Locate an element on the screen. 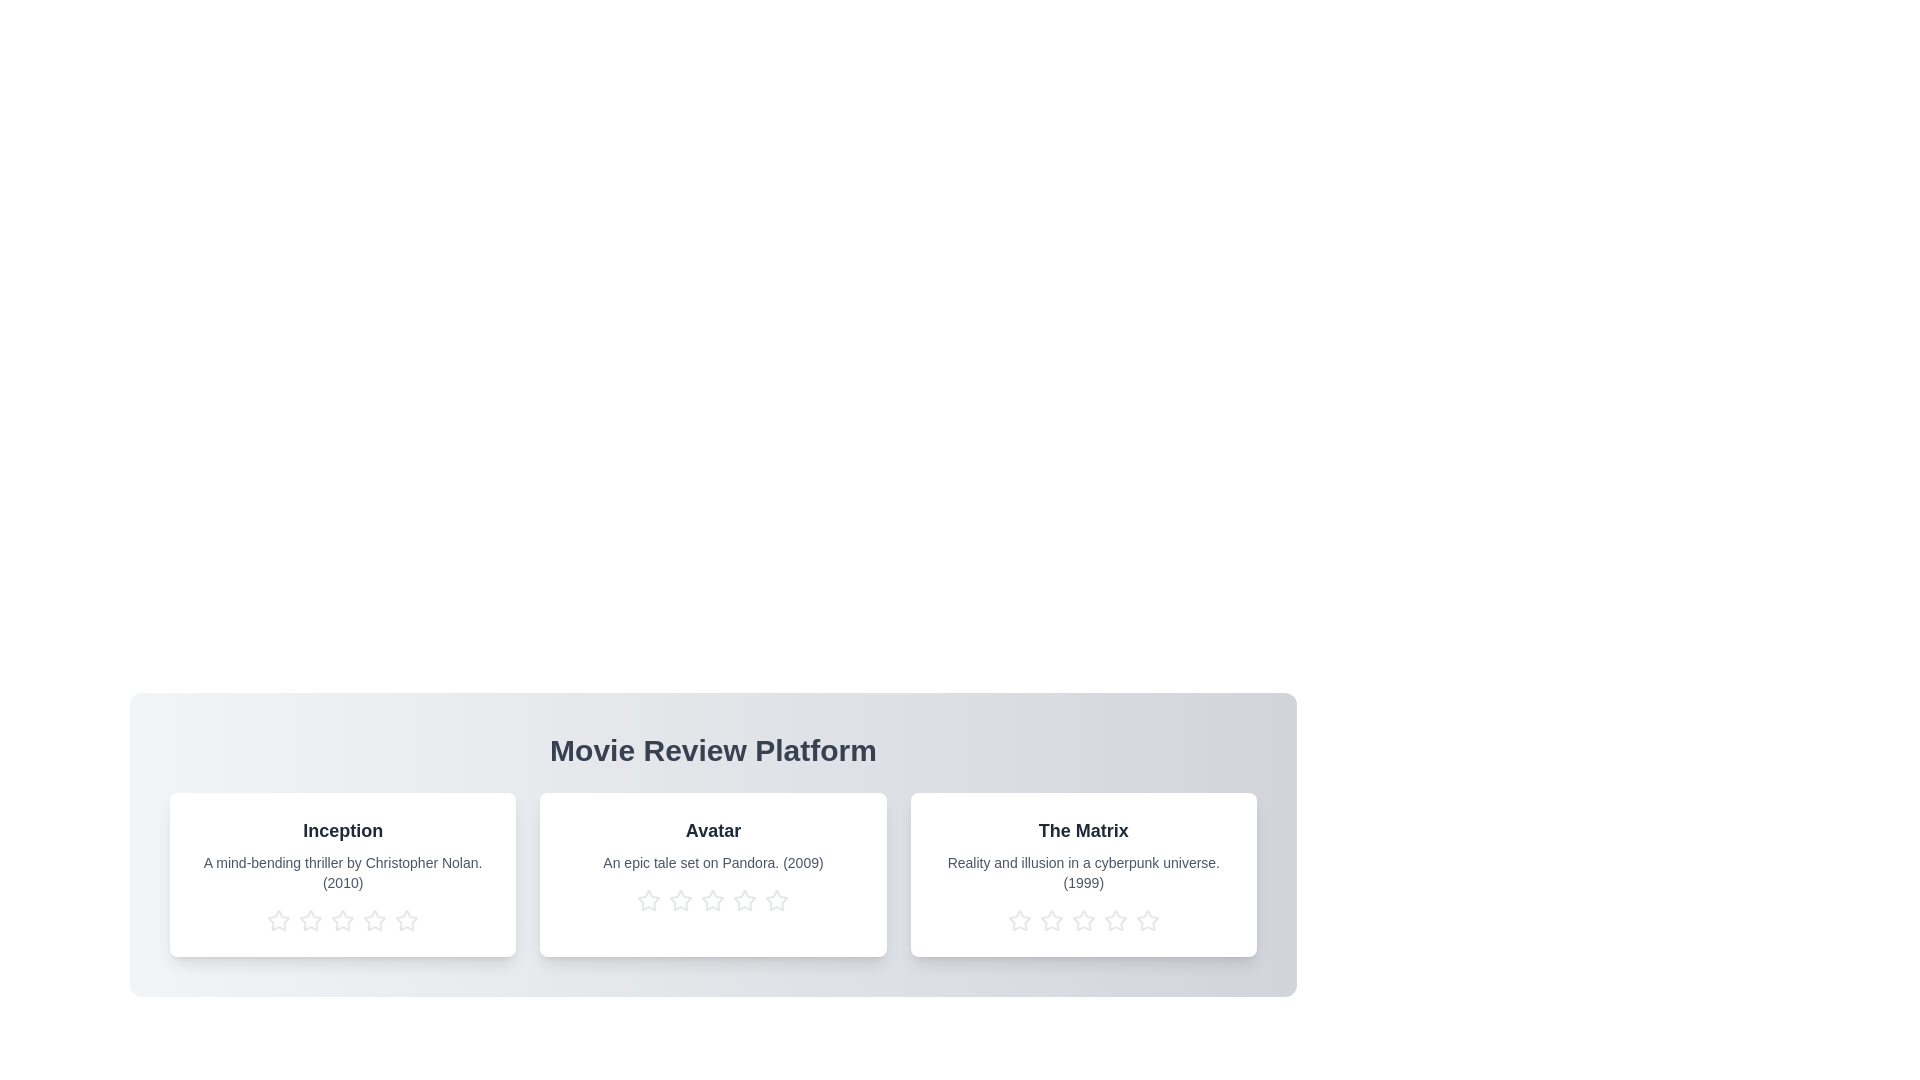  the star corresponding to 3 stars for the movie titled Inception is located at coordinates (342, 921).